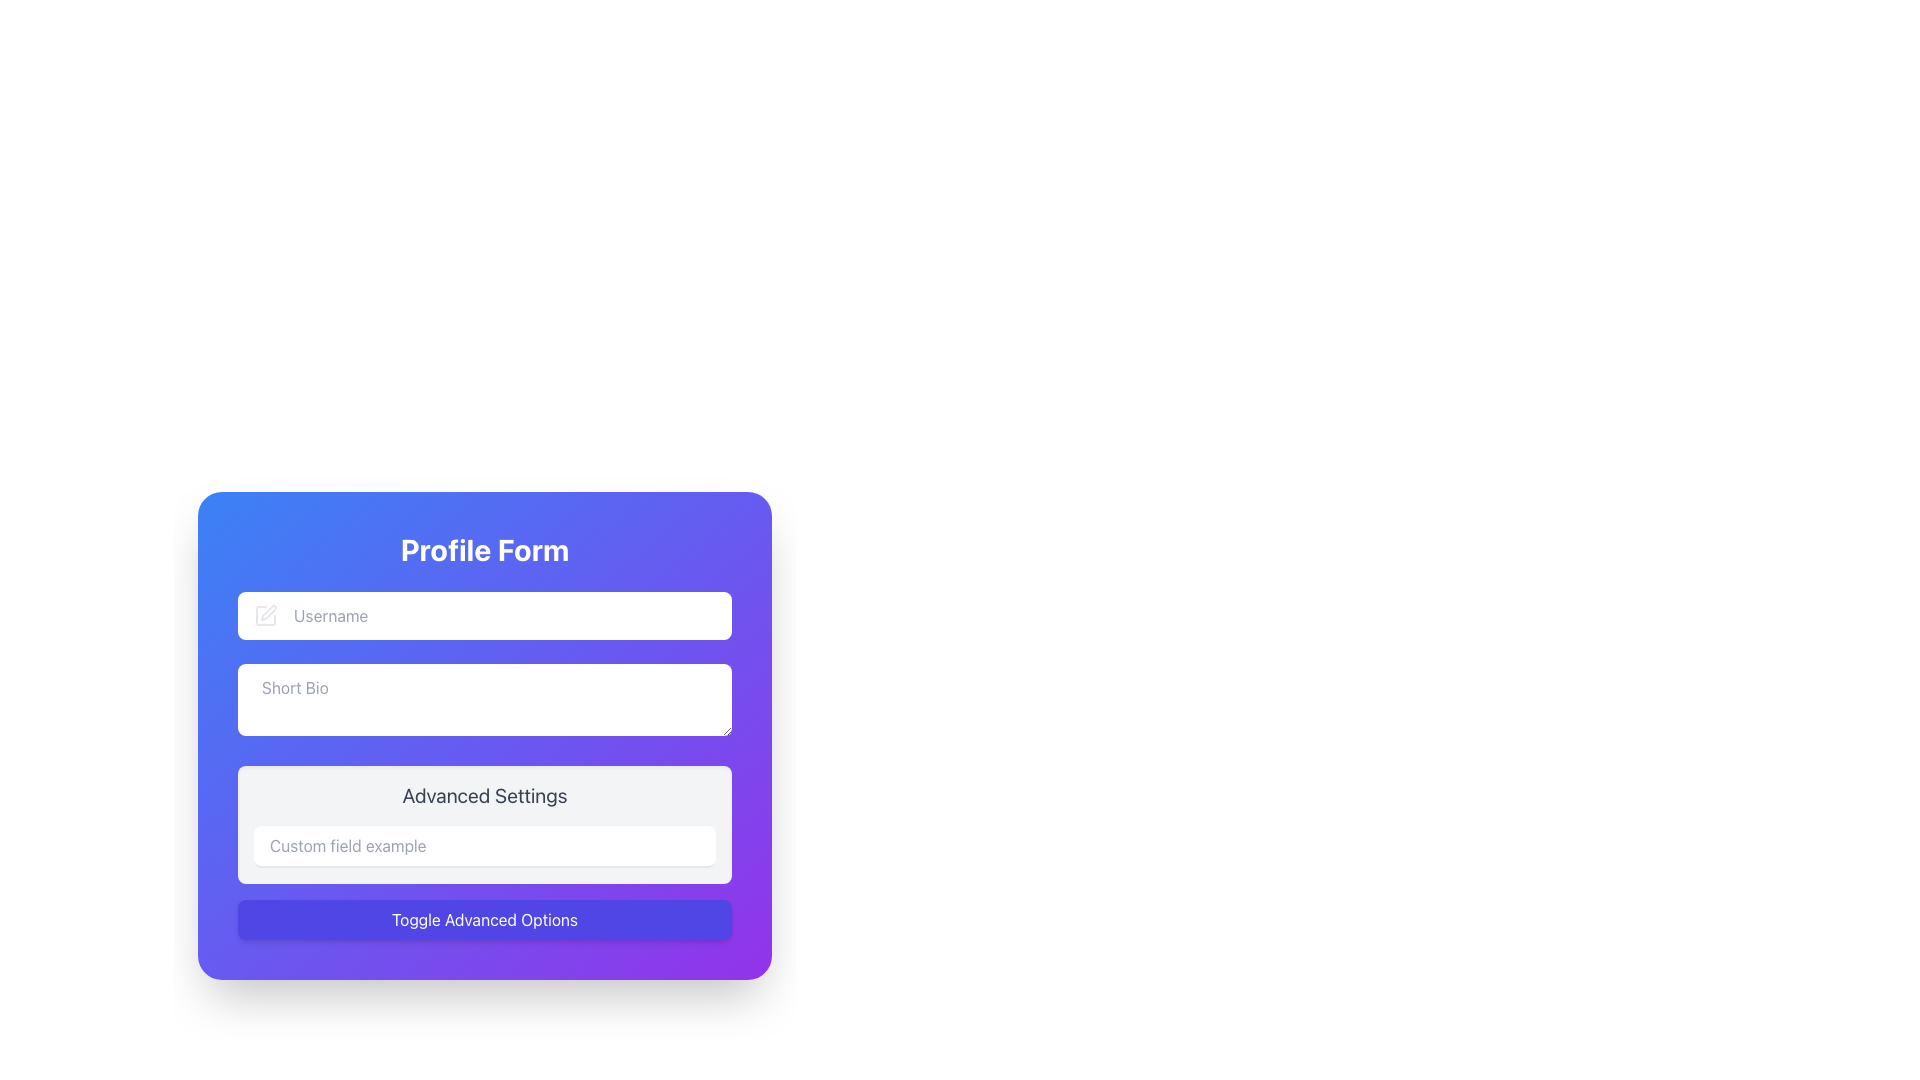  What do you see at coordinates (484, 765) in the screenshot?
I see `the 'Advanced Settings' label which is a light-colored rectangular area with the text prominently displayed in the center, located within the 'Profile Form' interface` at bounding box center [484, 765].